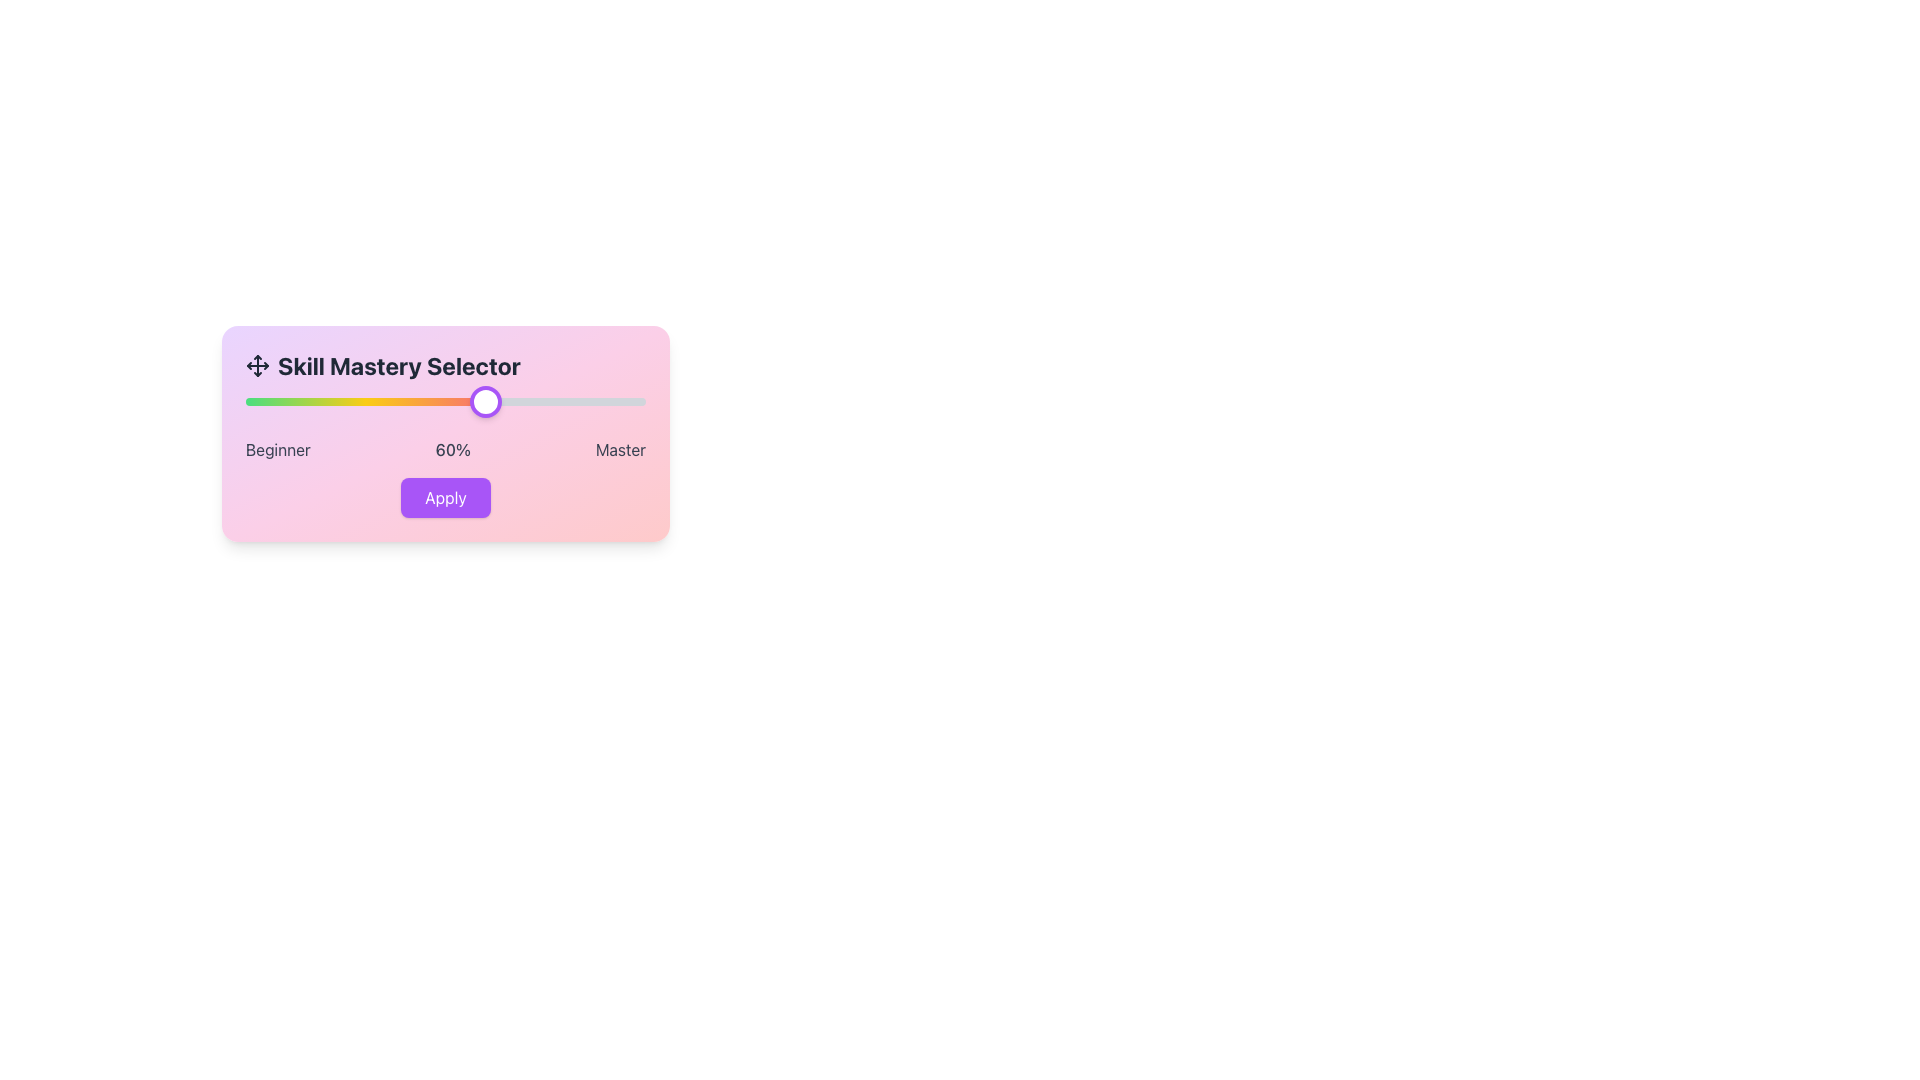  I want to click on the skill mastery level, so click(613, 401).